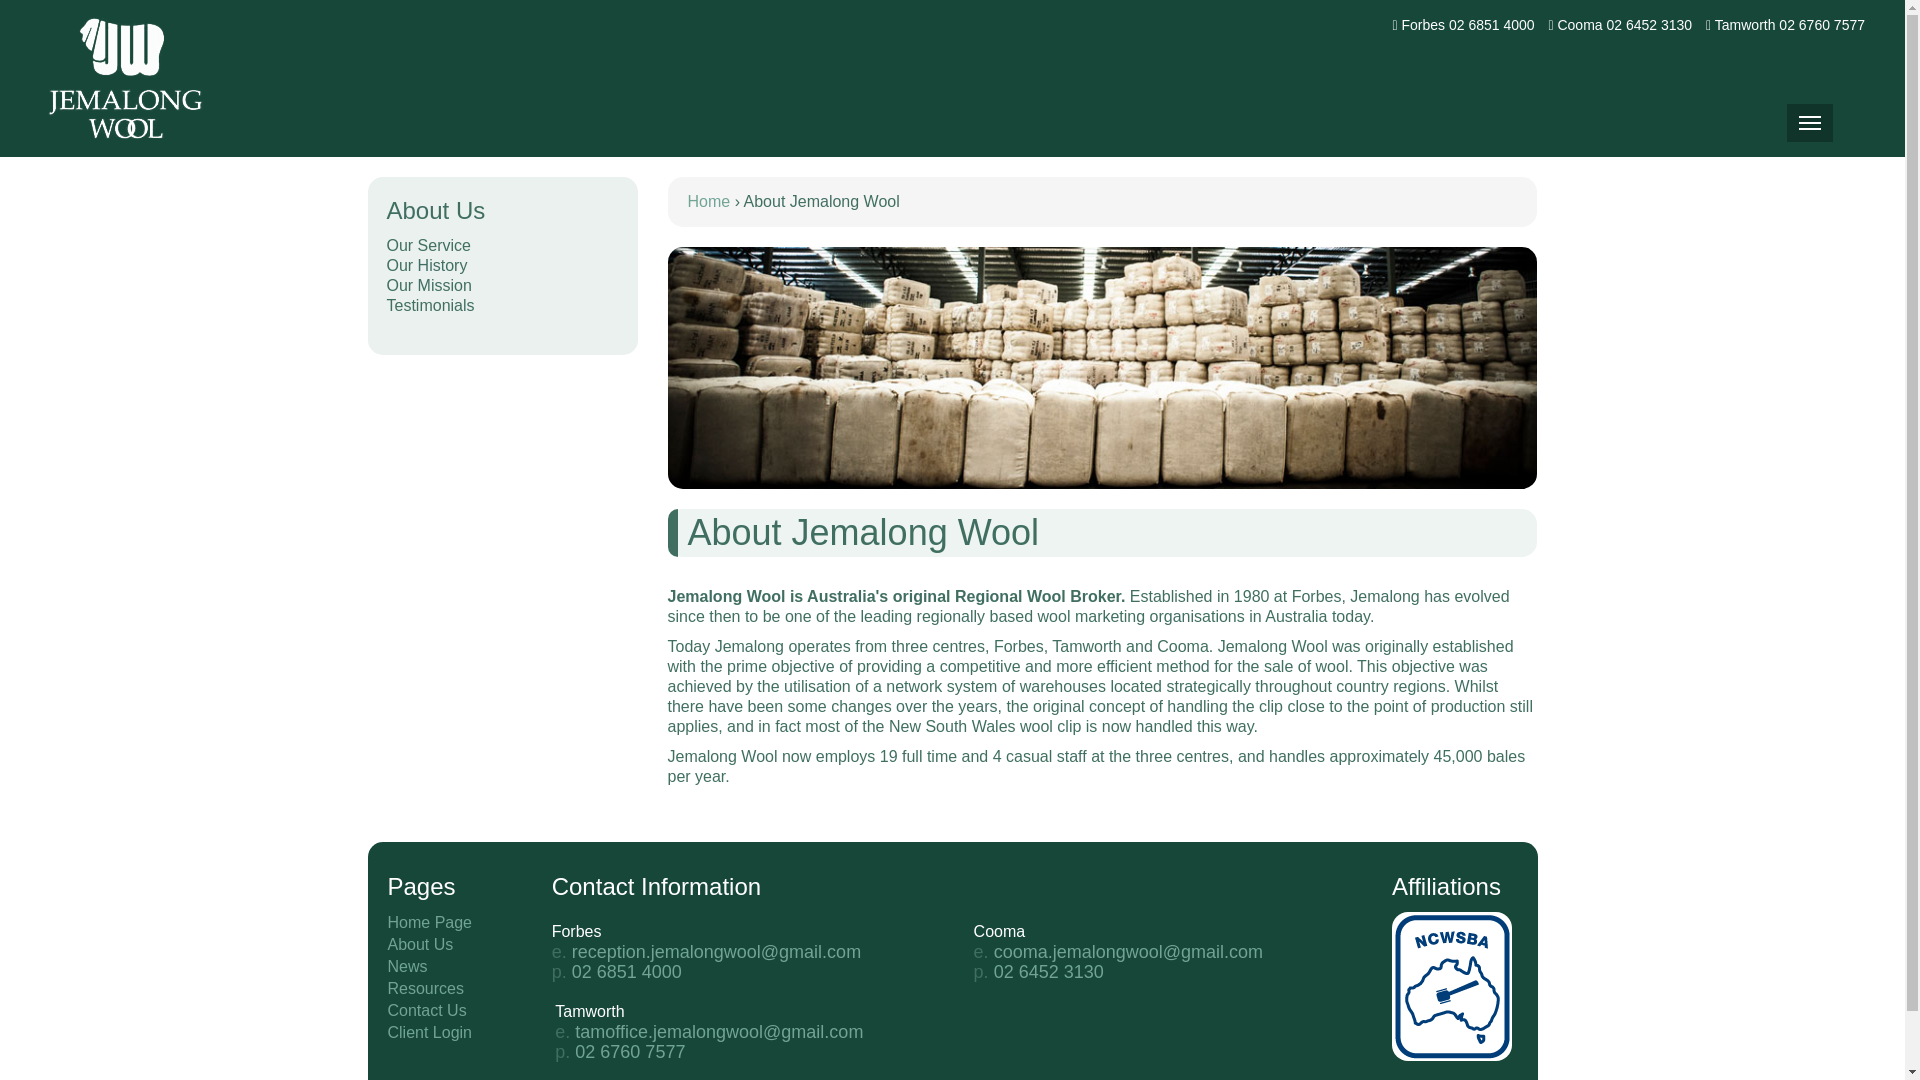 The width and height of the screenshot is (1920, 1080). What do you see at coordinates (1809, 123) in the screenshot?
I see `'Navigation'` at bounding box center [1809, 123].